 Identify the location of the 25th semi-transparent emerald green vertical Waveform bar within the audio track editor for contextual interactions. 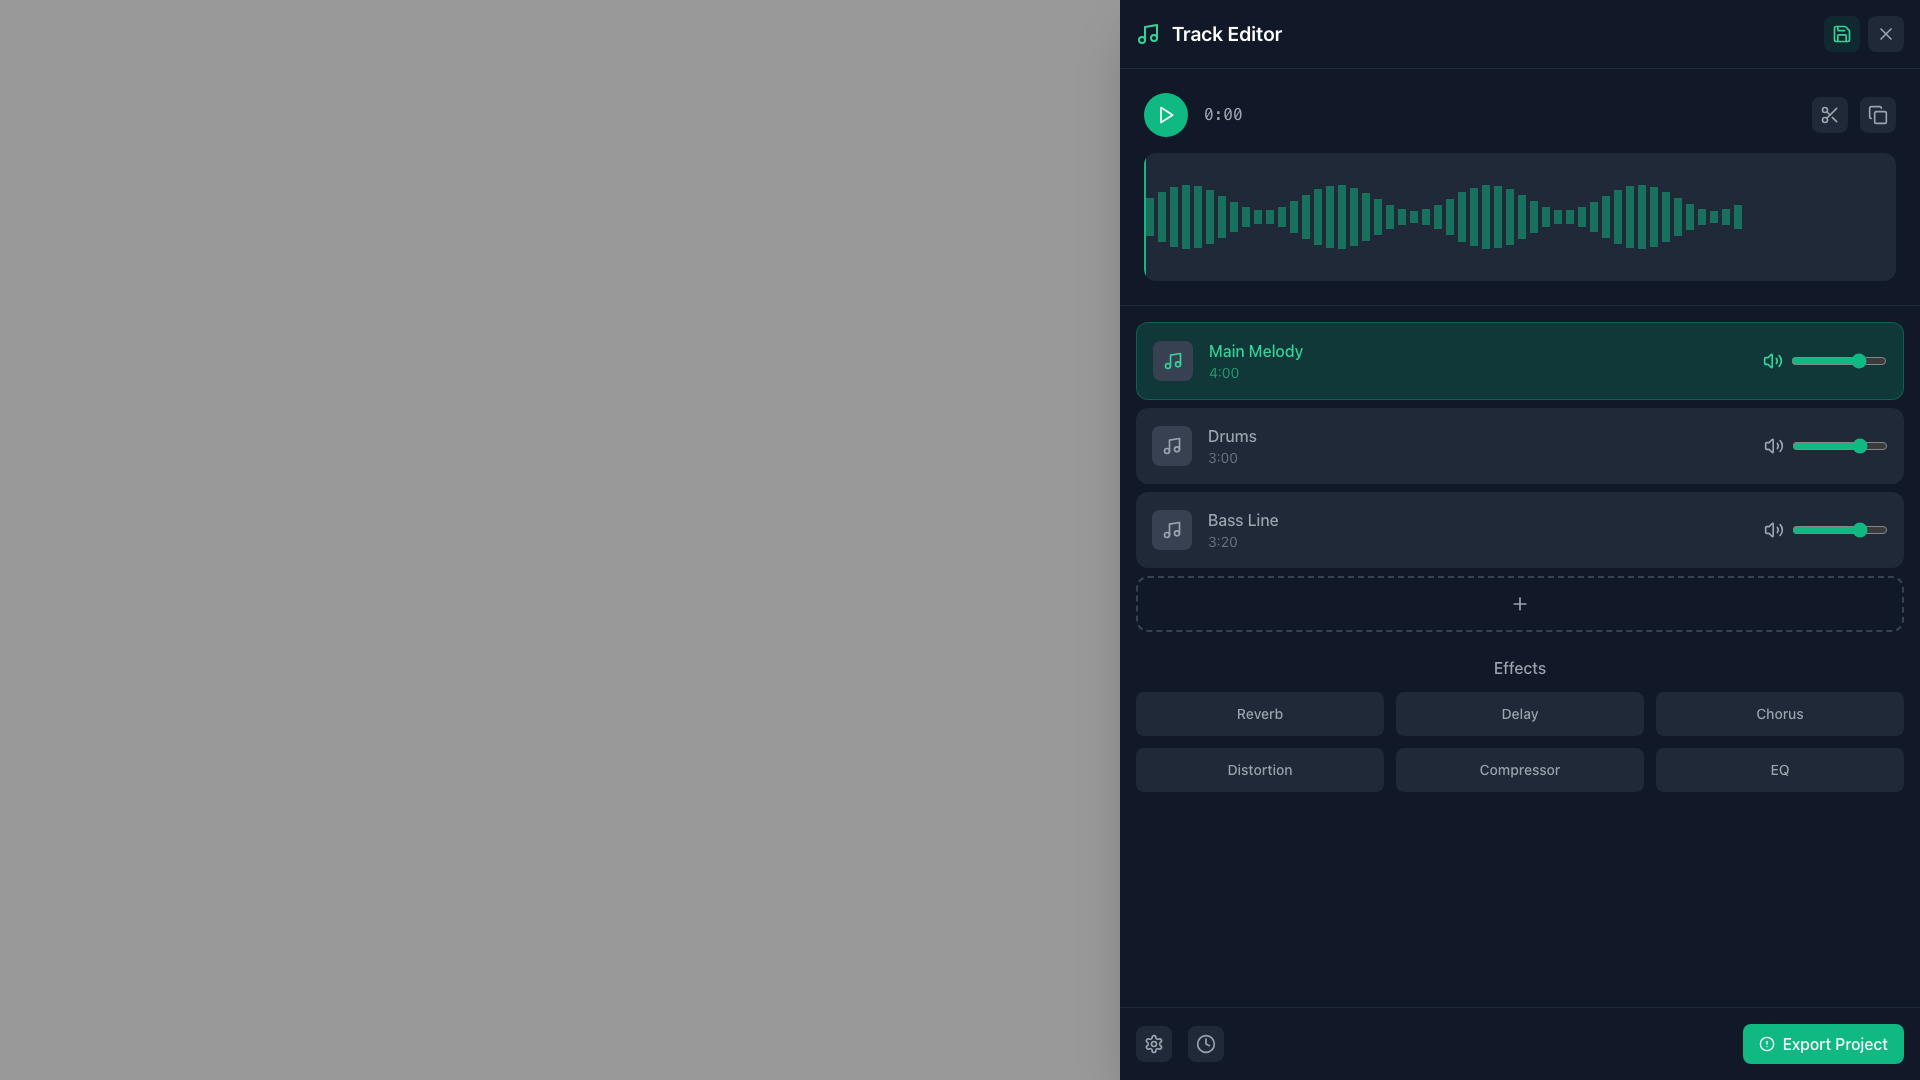
(1424, 216).